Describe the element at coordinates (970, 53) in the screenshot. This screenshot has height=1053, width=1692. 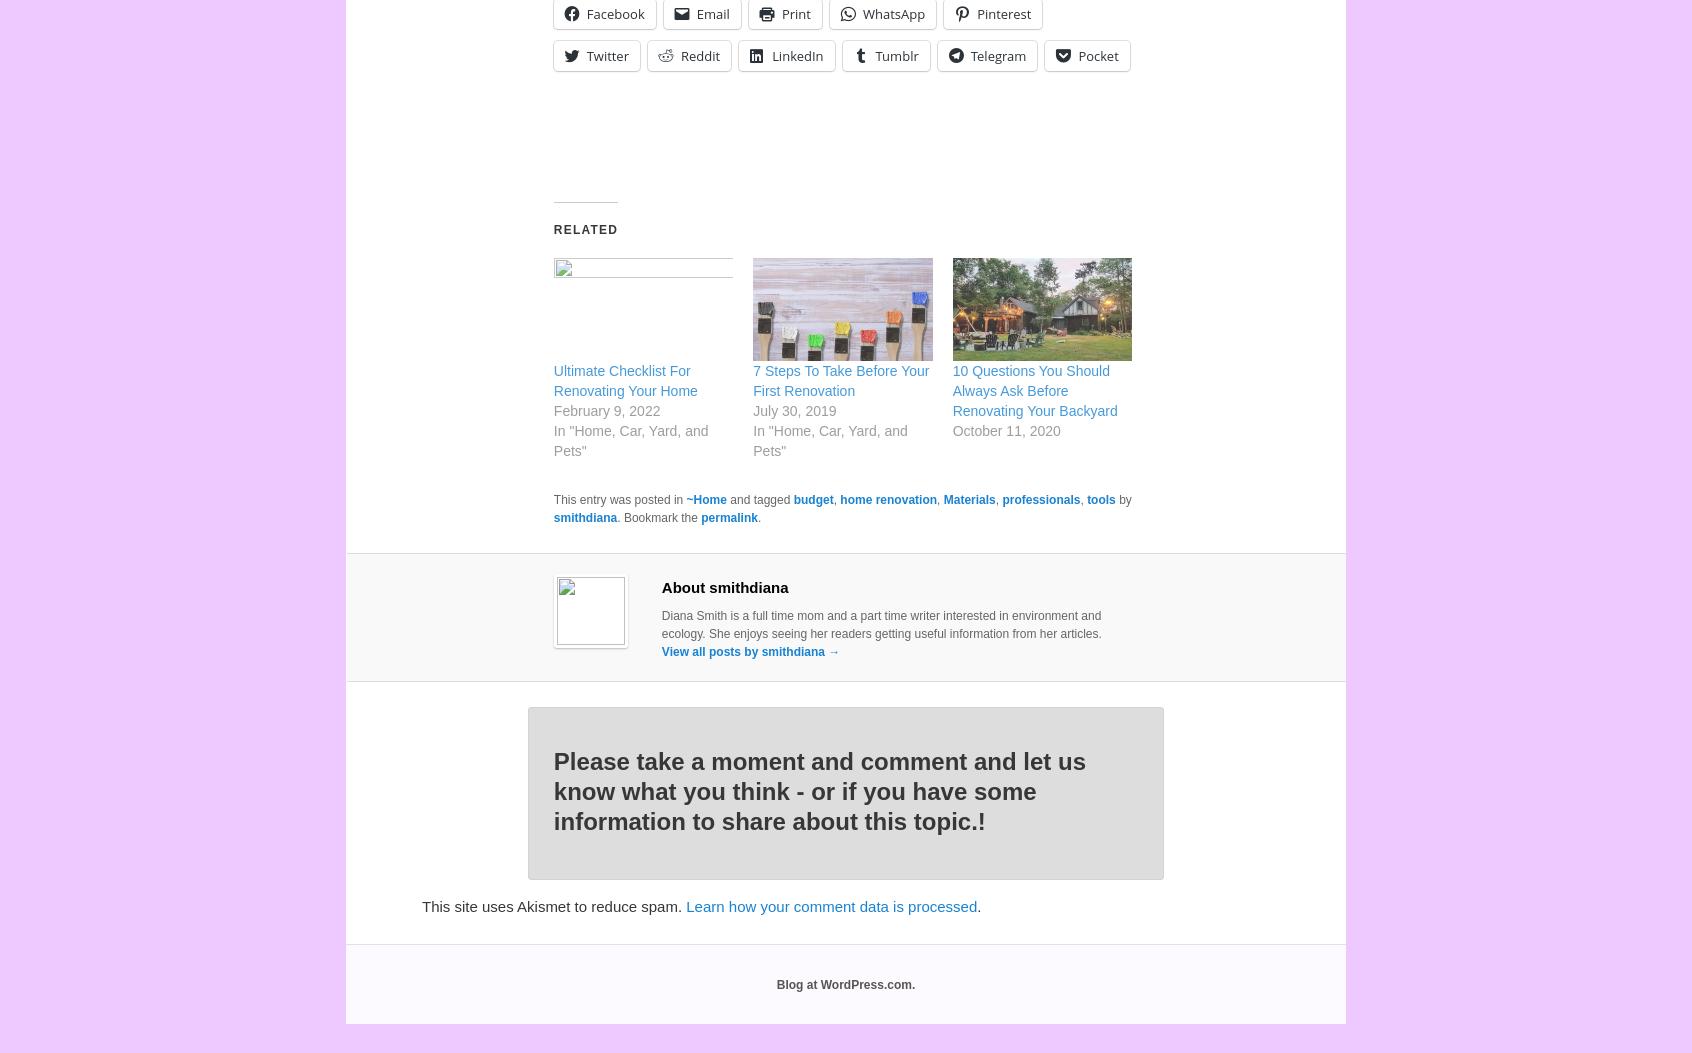
I see `'Telegram'` at that location.